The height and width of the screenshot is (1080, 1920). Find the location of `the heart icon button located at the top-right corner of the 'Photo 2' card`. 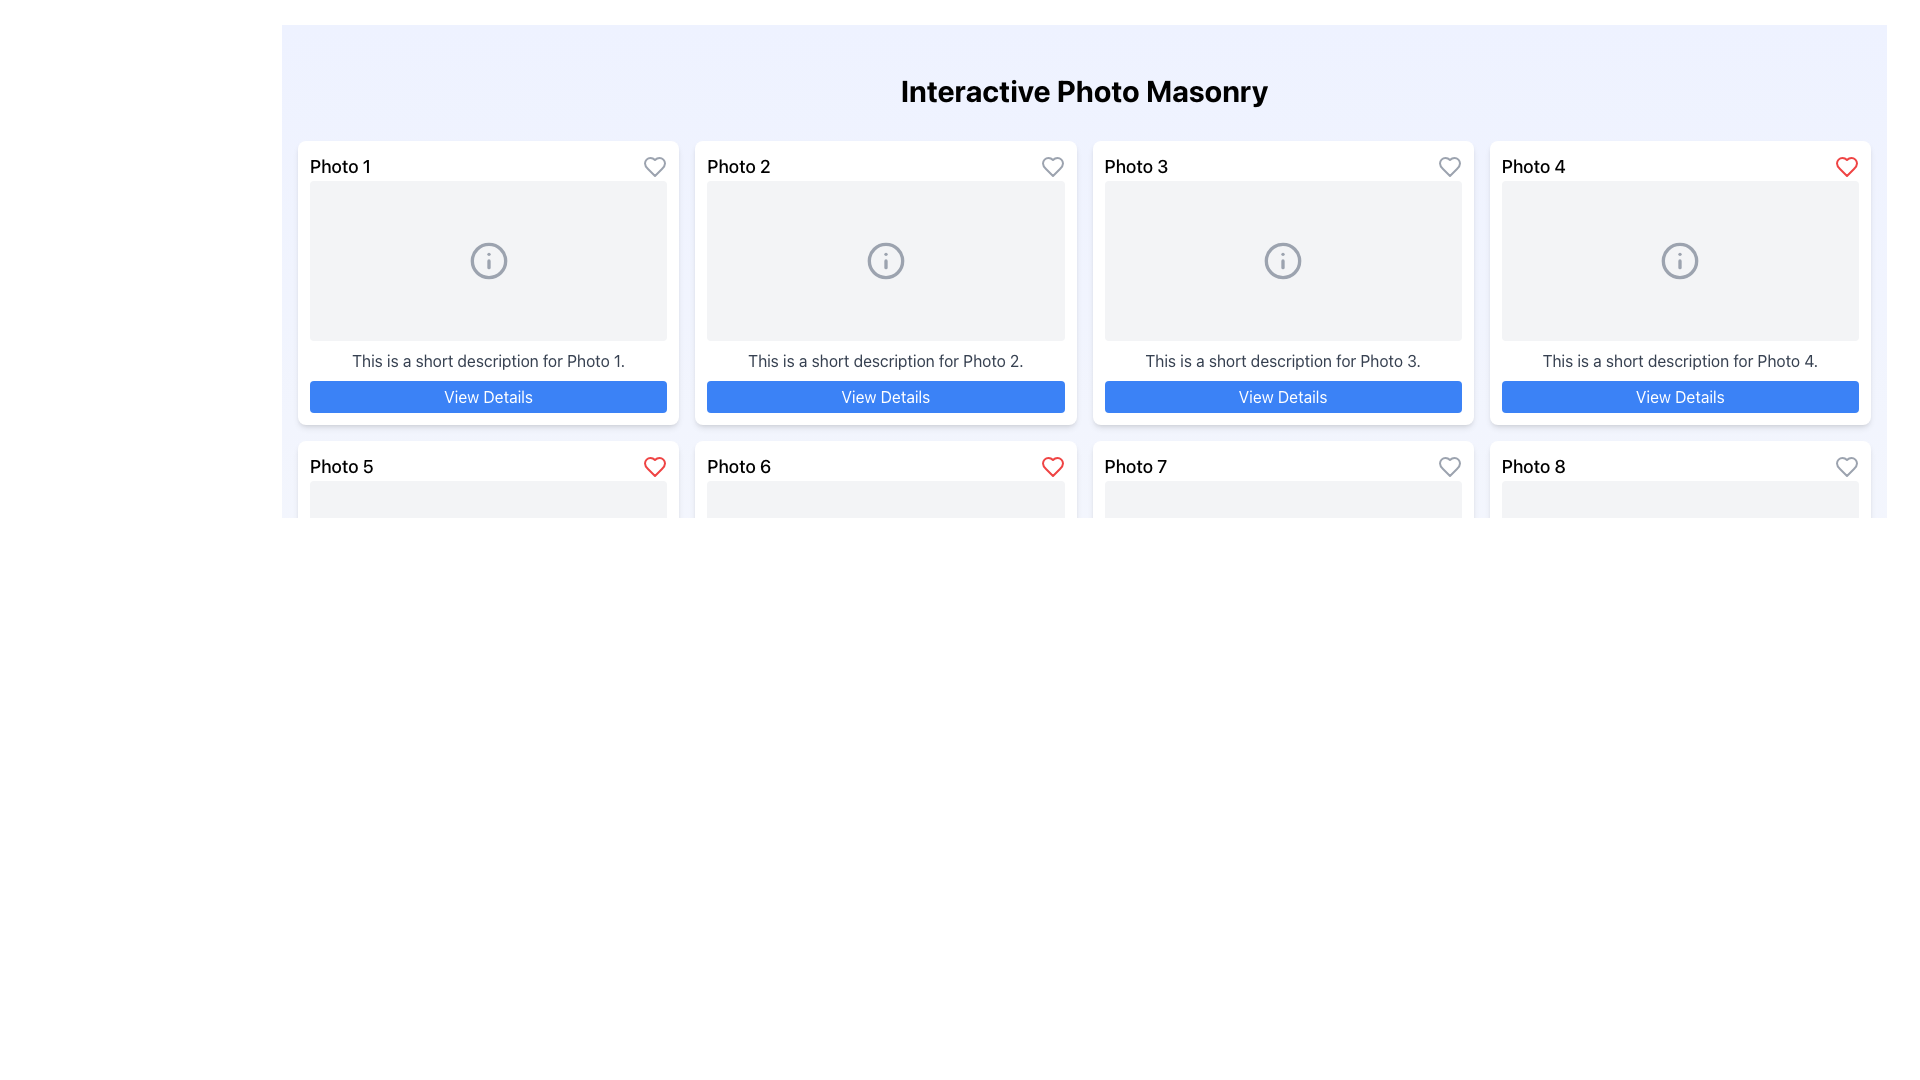

the heart icon button located at the top-right corner of the 'Photo 2' card is located at coordinates (1051, 165).